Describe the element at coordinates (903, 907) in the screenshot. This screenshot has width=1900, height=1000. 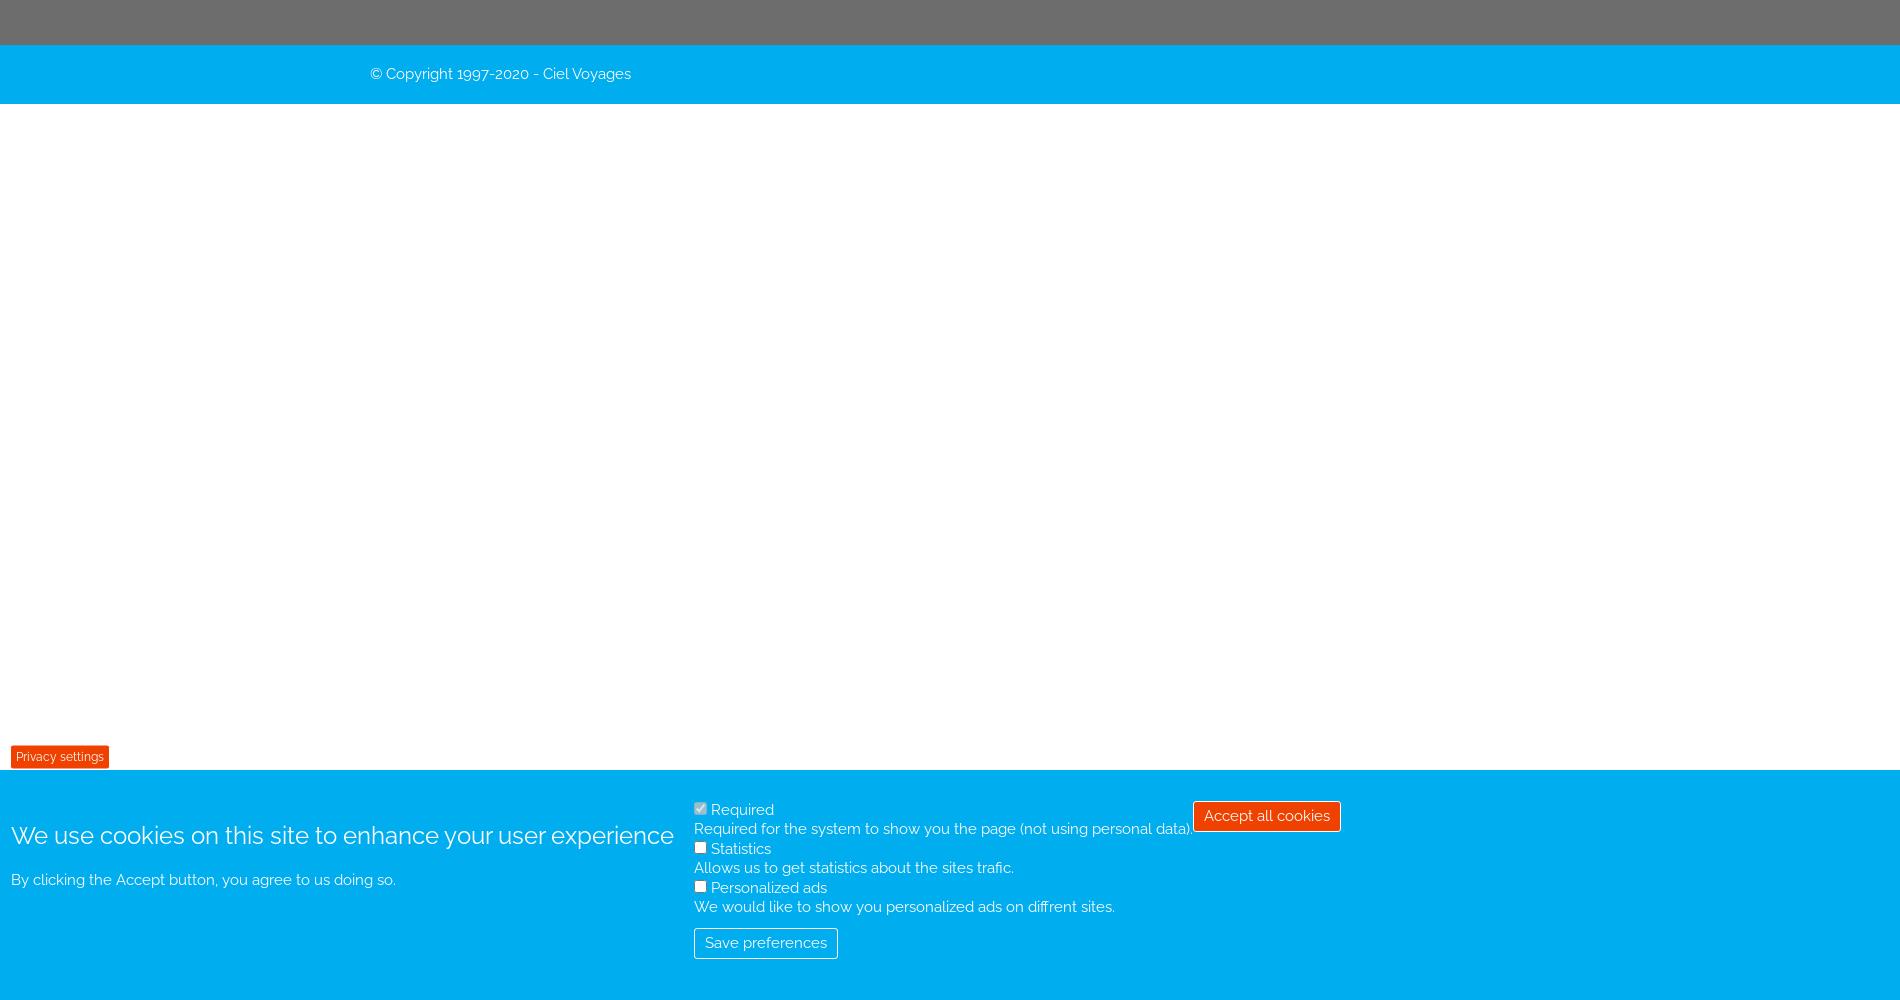
I see `'We would like to show you personalized ads on diffrent sites.'` at that location.